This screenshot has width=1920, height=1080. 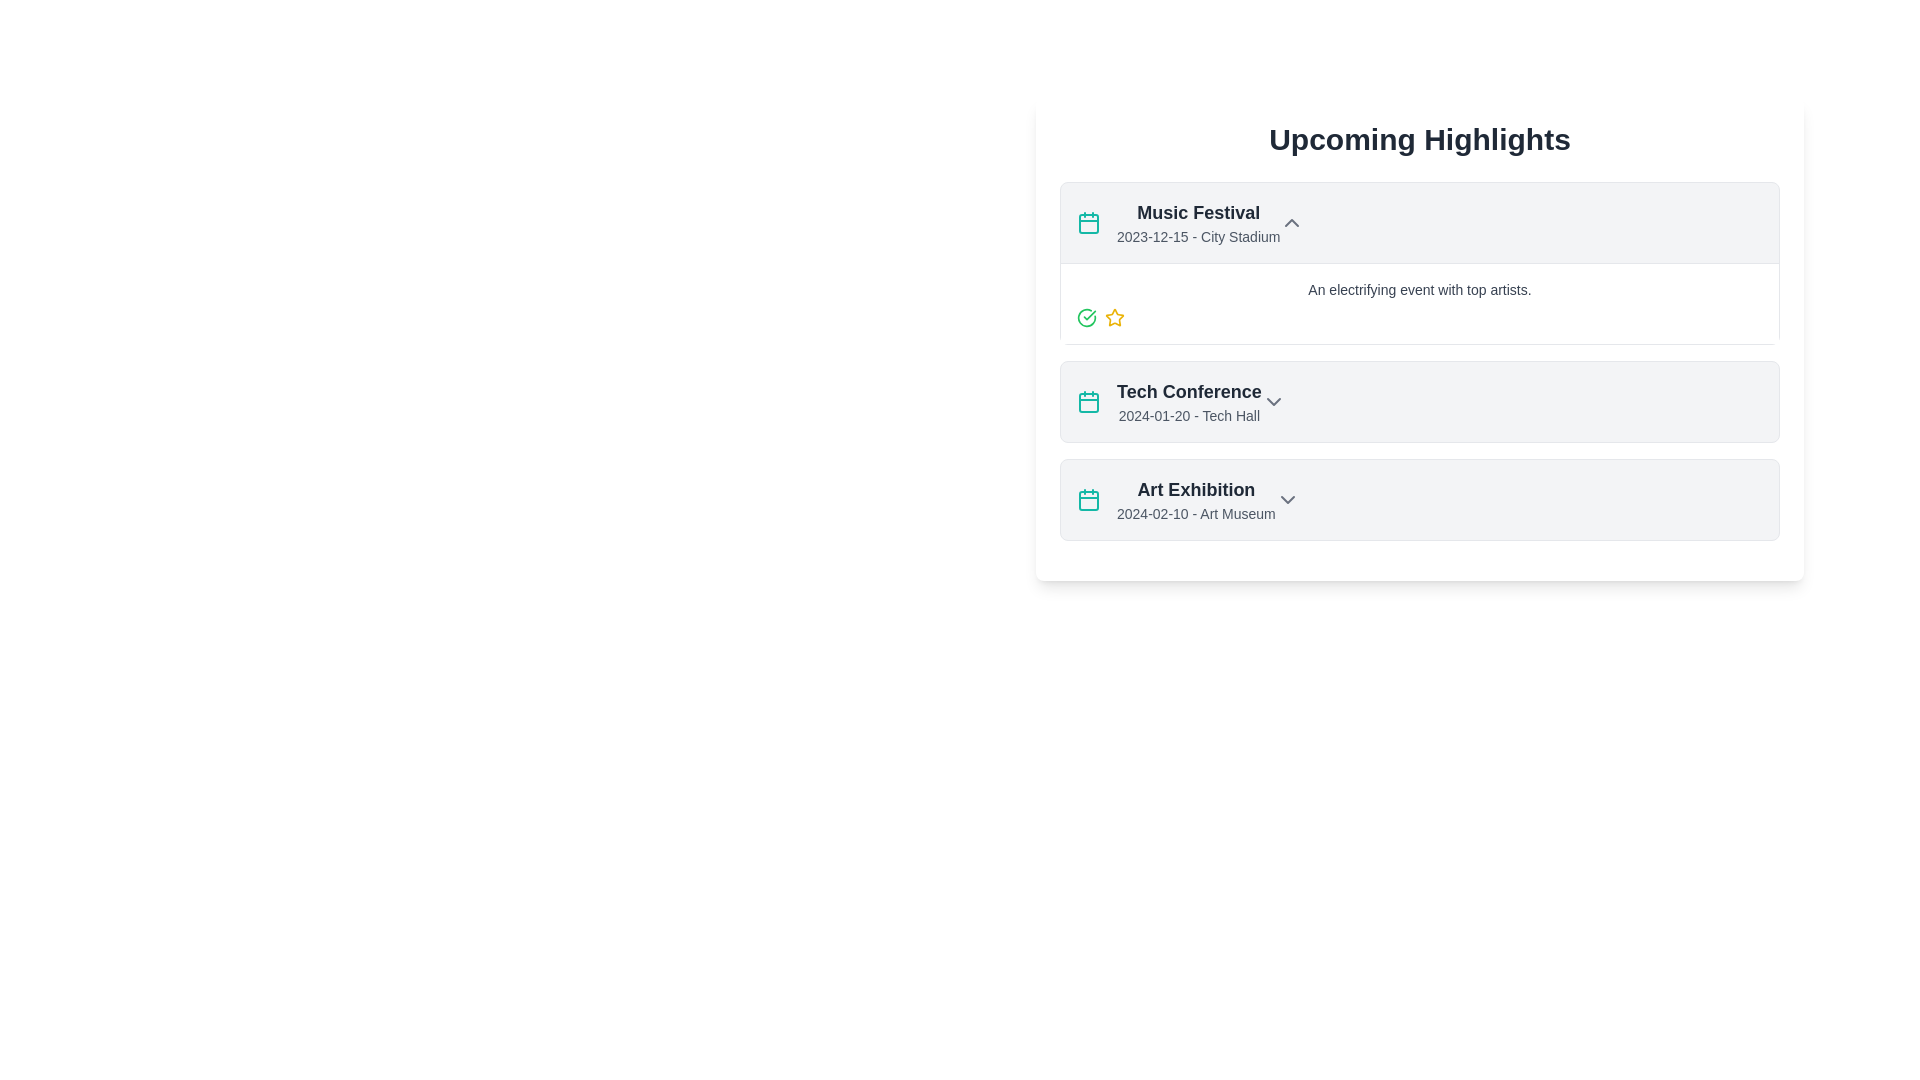 What do you see at coordinates (1419, 499) in the screenshot?
I see `the third list item in the 'Upcoming Highlights' section that displays details about an art exhibition, including its title, date, and location` at bounding box center [1419, 499].